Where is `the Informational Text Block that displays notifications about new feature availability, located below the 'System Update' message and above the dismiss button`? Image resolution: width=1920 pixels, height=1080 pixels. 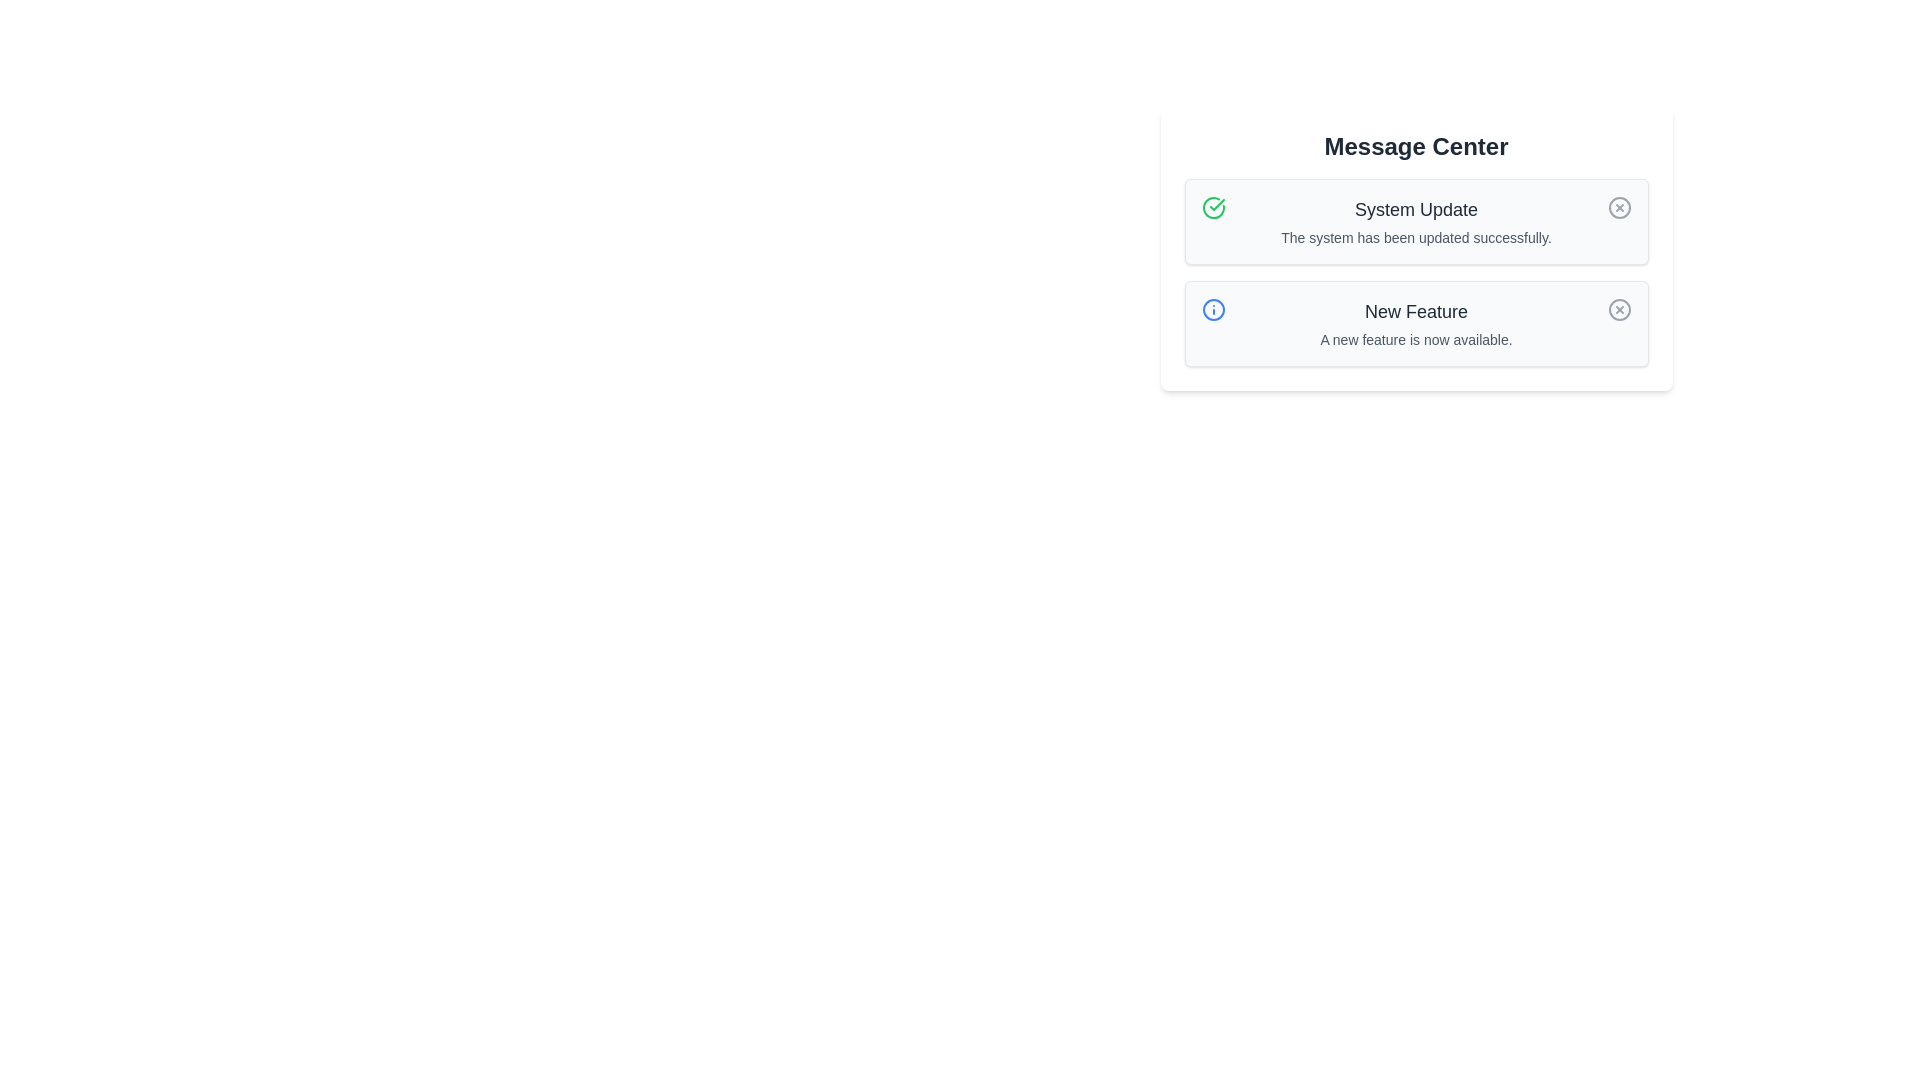 the Informational Text Block that displays notifications about new feature availability, located below the 'System Update' message and above the dismiss button is located at coordinates (1415, 323).